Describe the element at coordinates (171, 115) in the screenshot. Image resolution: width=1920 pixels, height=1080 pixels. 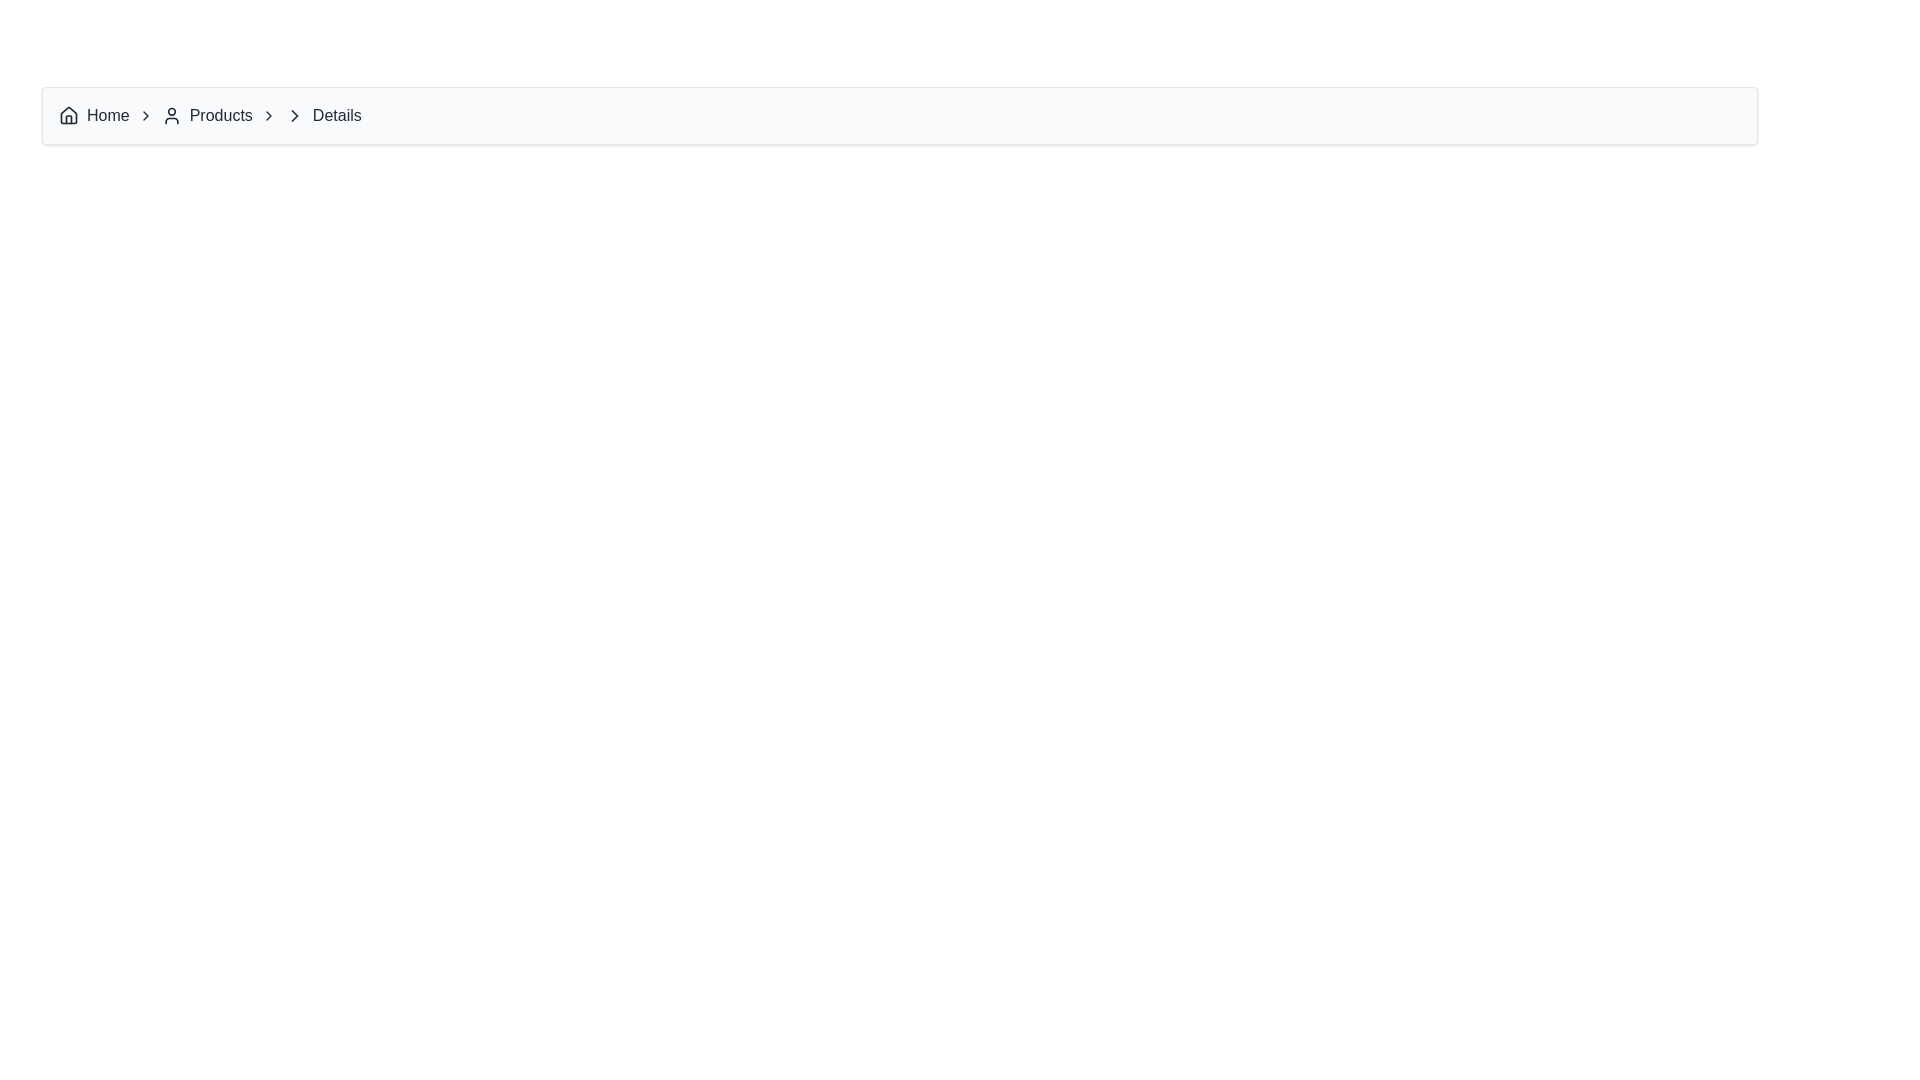
I see `the design of the SVG icon representing a user or profile, located to the left of the 'Products' link in the breadcrumb navigation bar` at that location.